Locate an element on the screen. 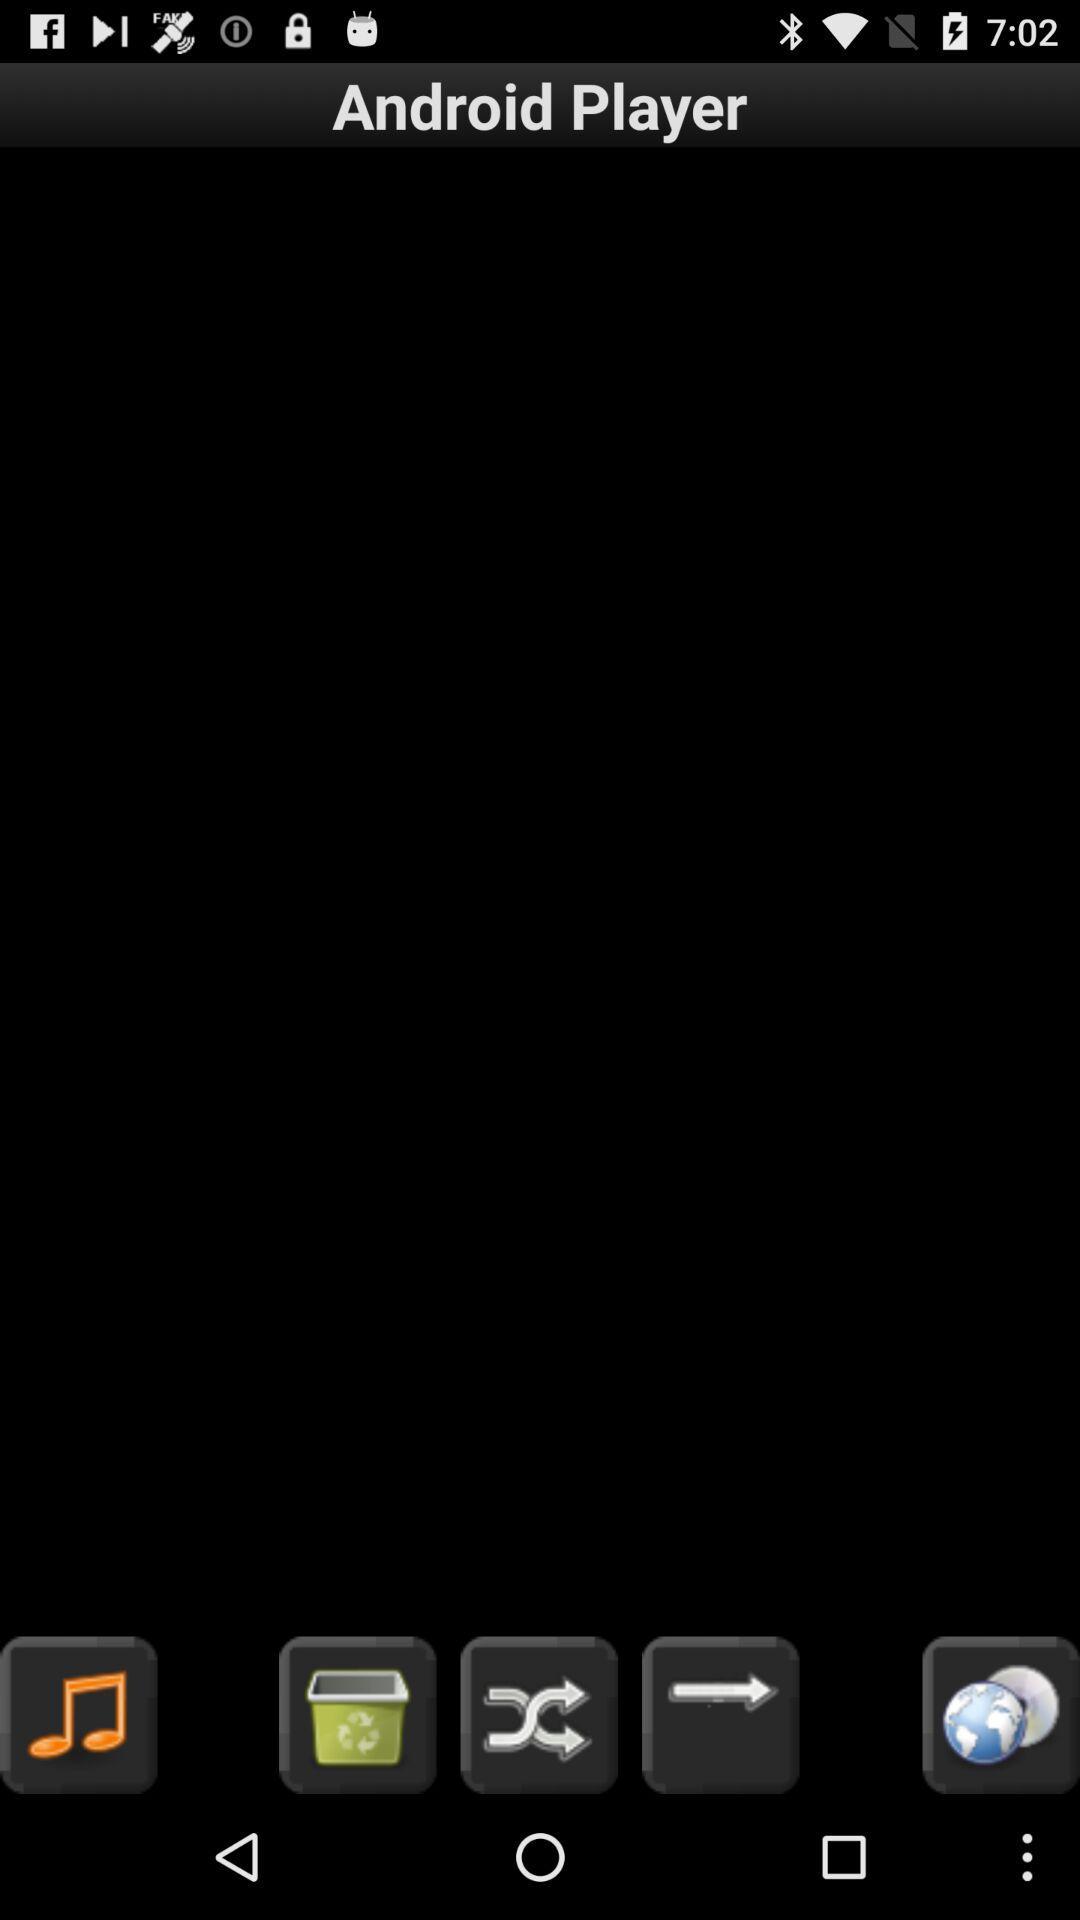 This screenshot has height=1920, width=1080. the globe icon is located at coordinates (1001, 1835).